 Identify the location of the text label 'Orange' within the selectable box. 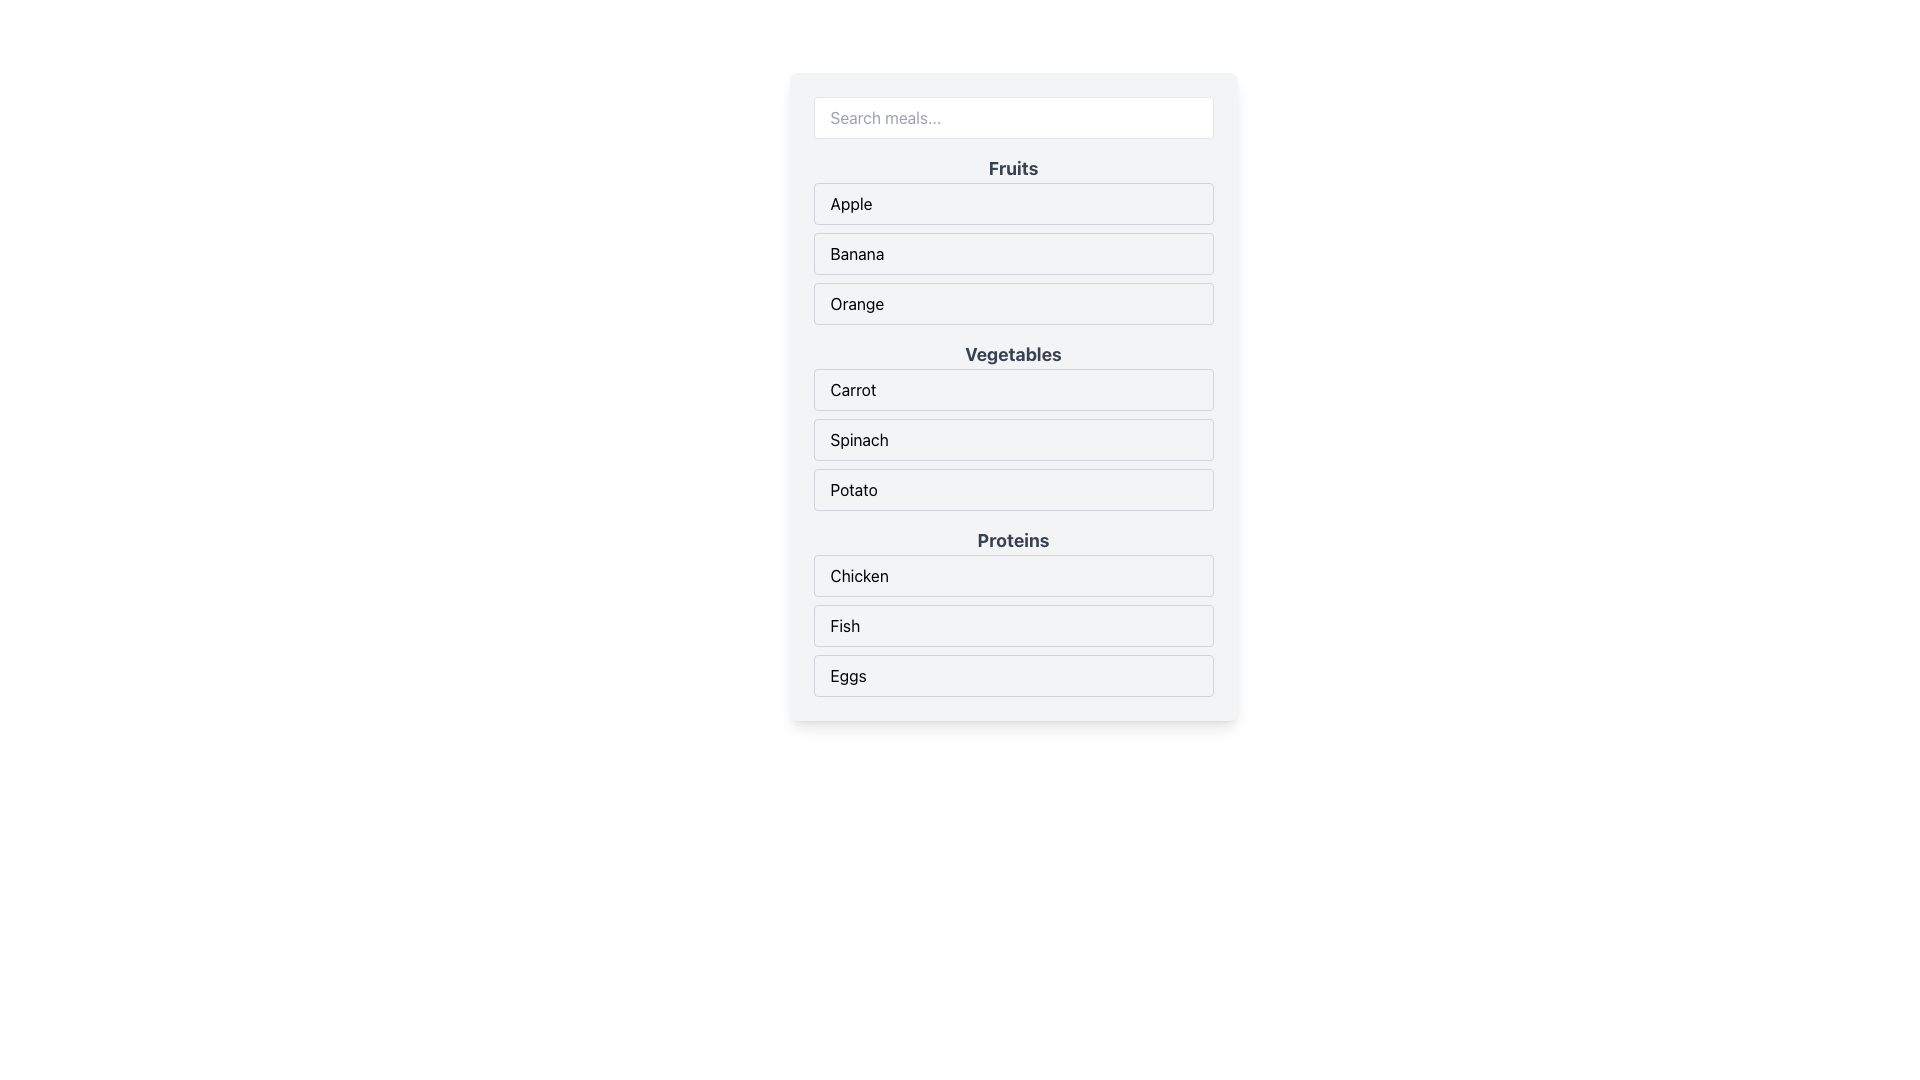
(857, 304).